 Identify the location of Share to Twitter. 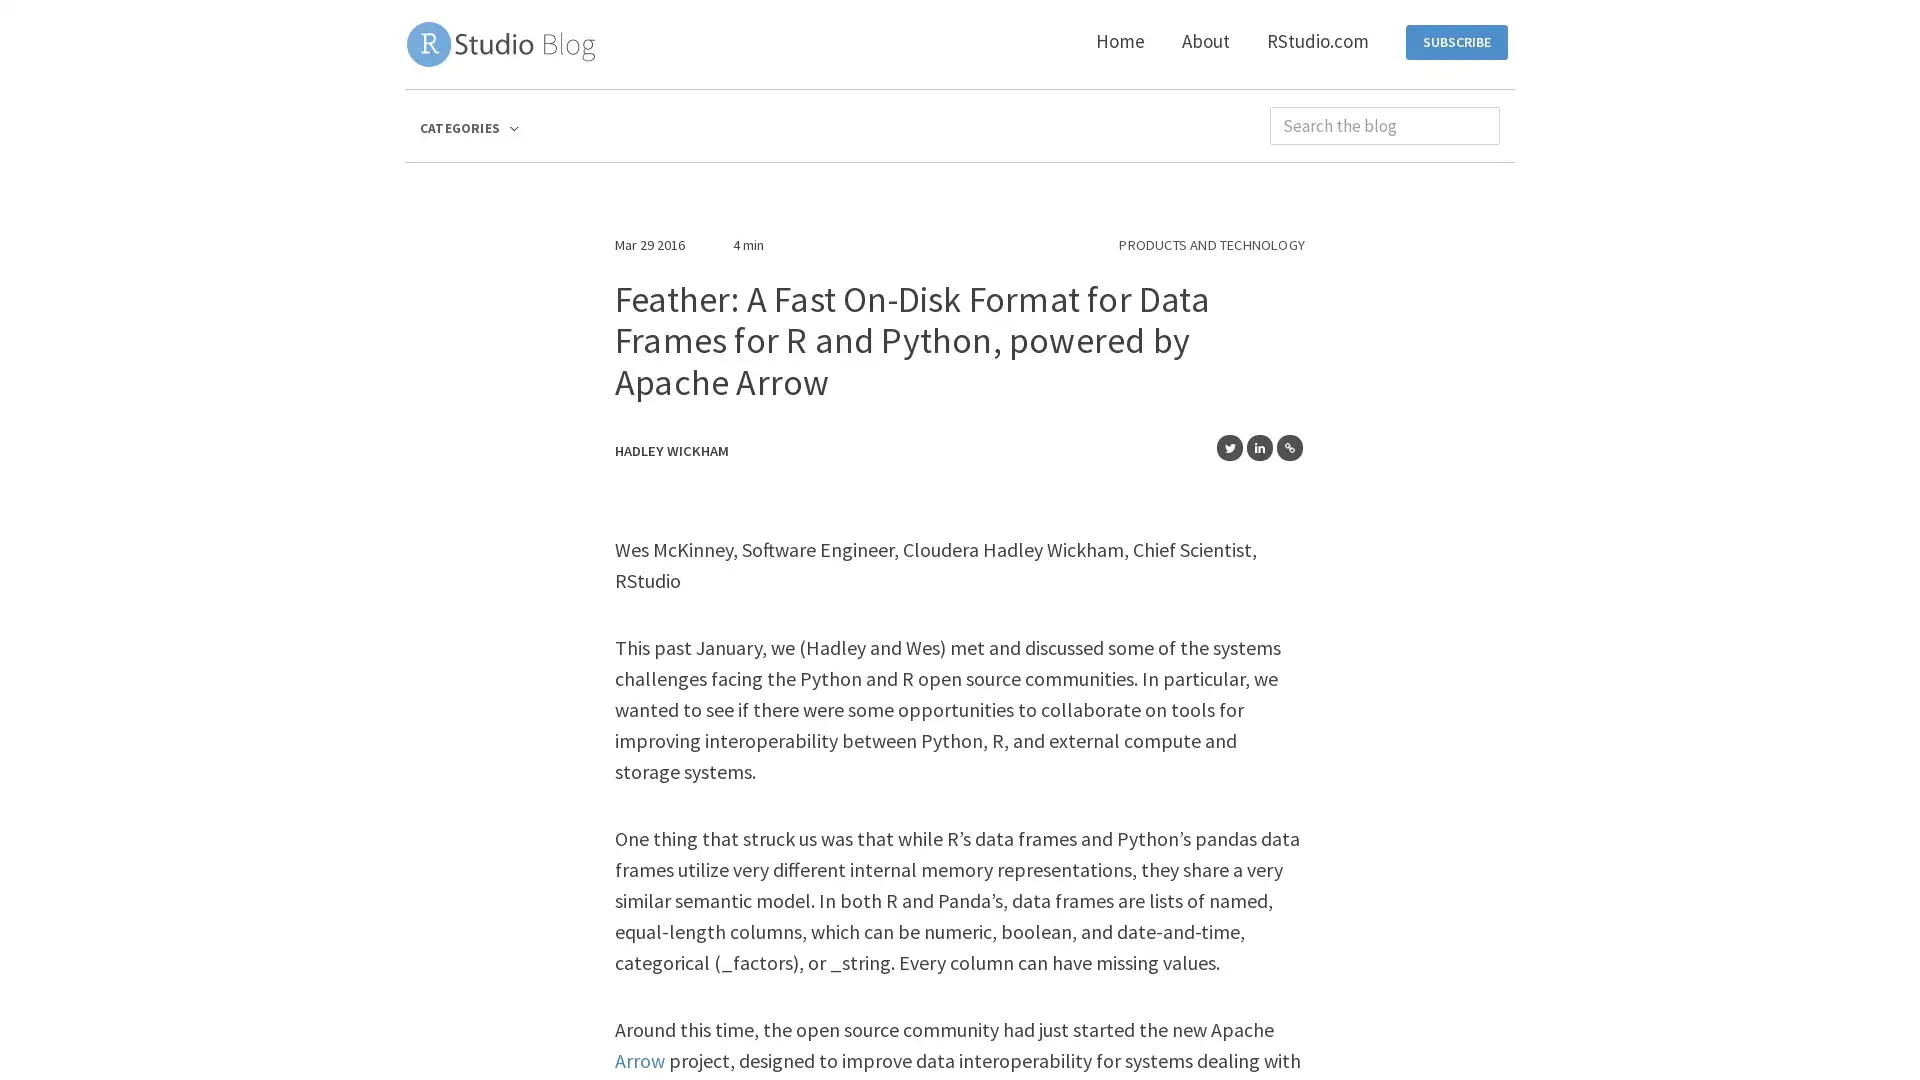
(1228, 446).